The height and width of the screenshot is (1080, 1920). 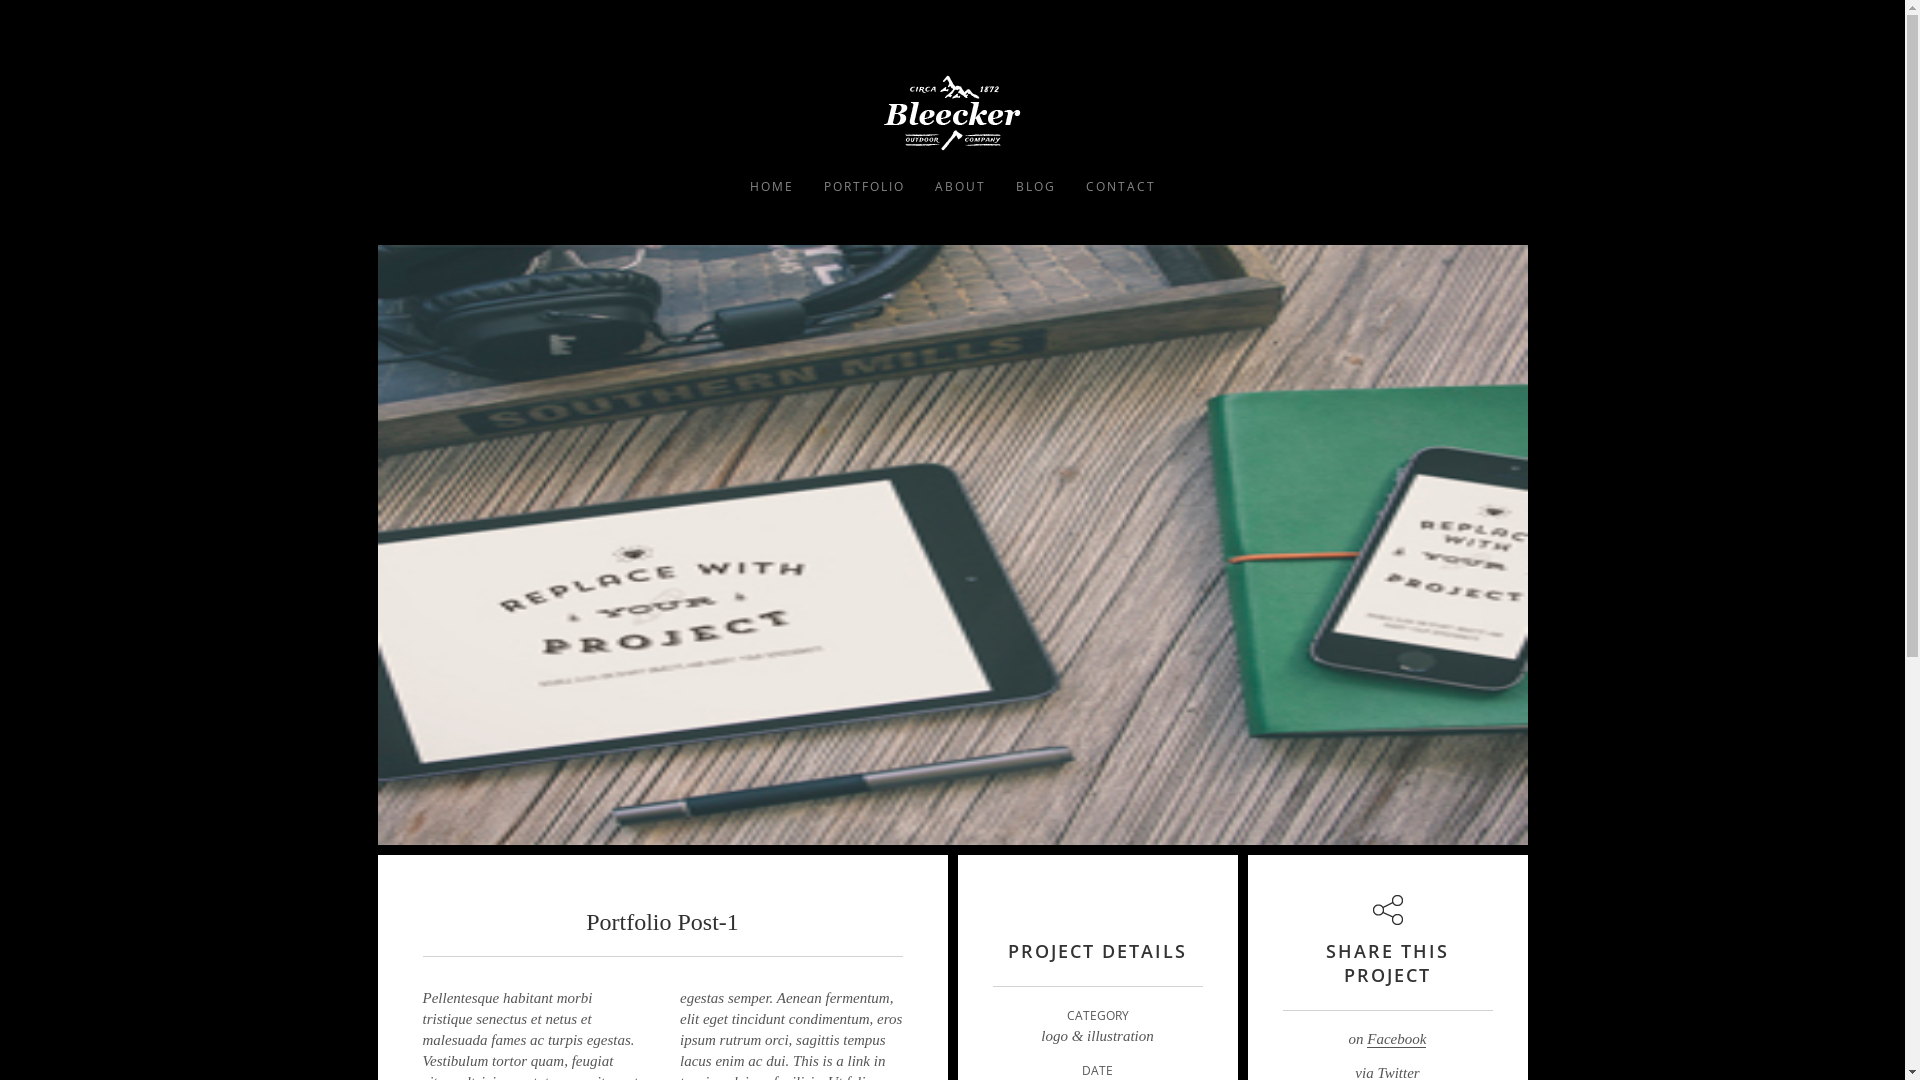 I want to click on 'PORTFOLIO', so click(x=863, y=186).